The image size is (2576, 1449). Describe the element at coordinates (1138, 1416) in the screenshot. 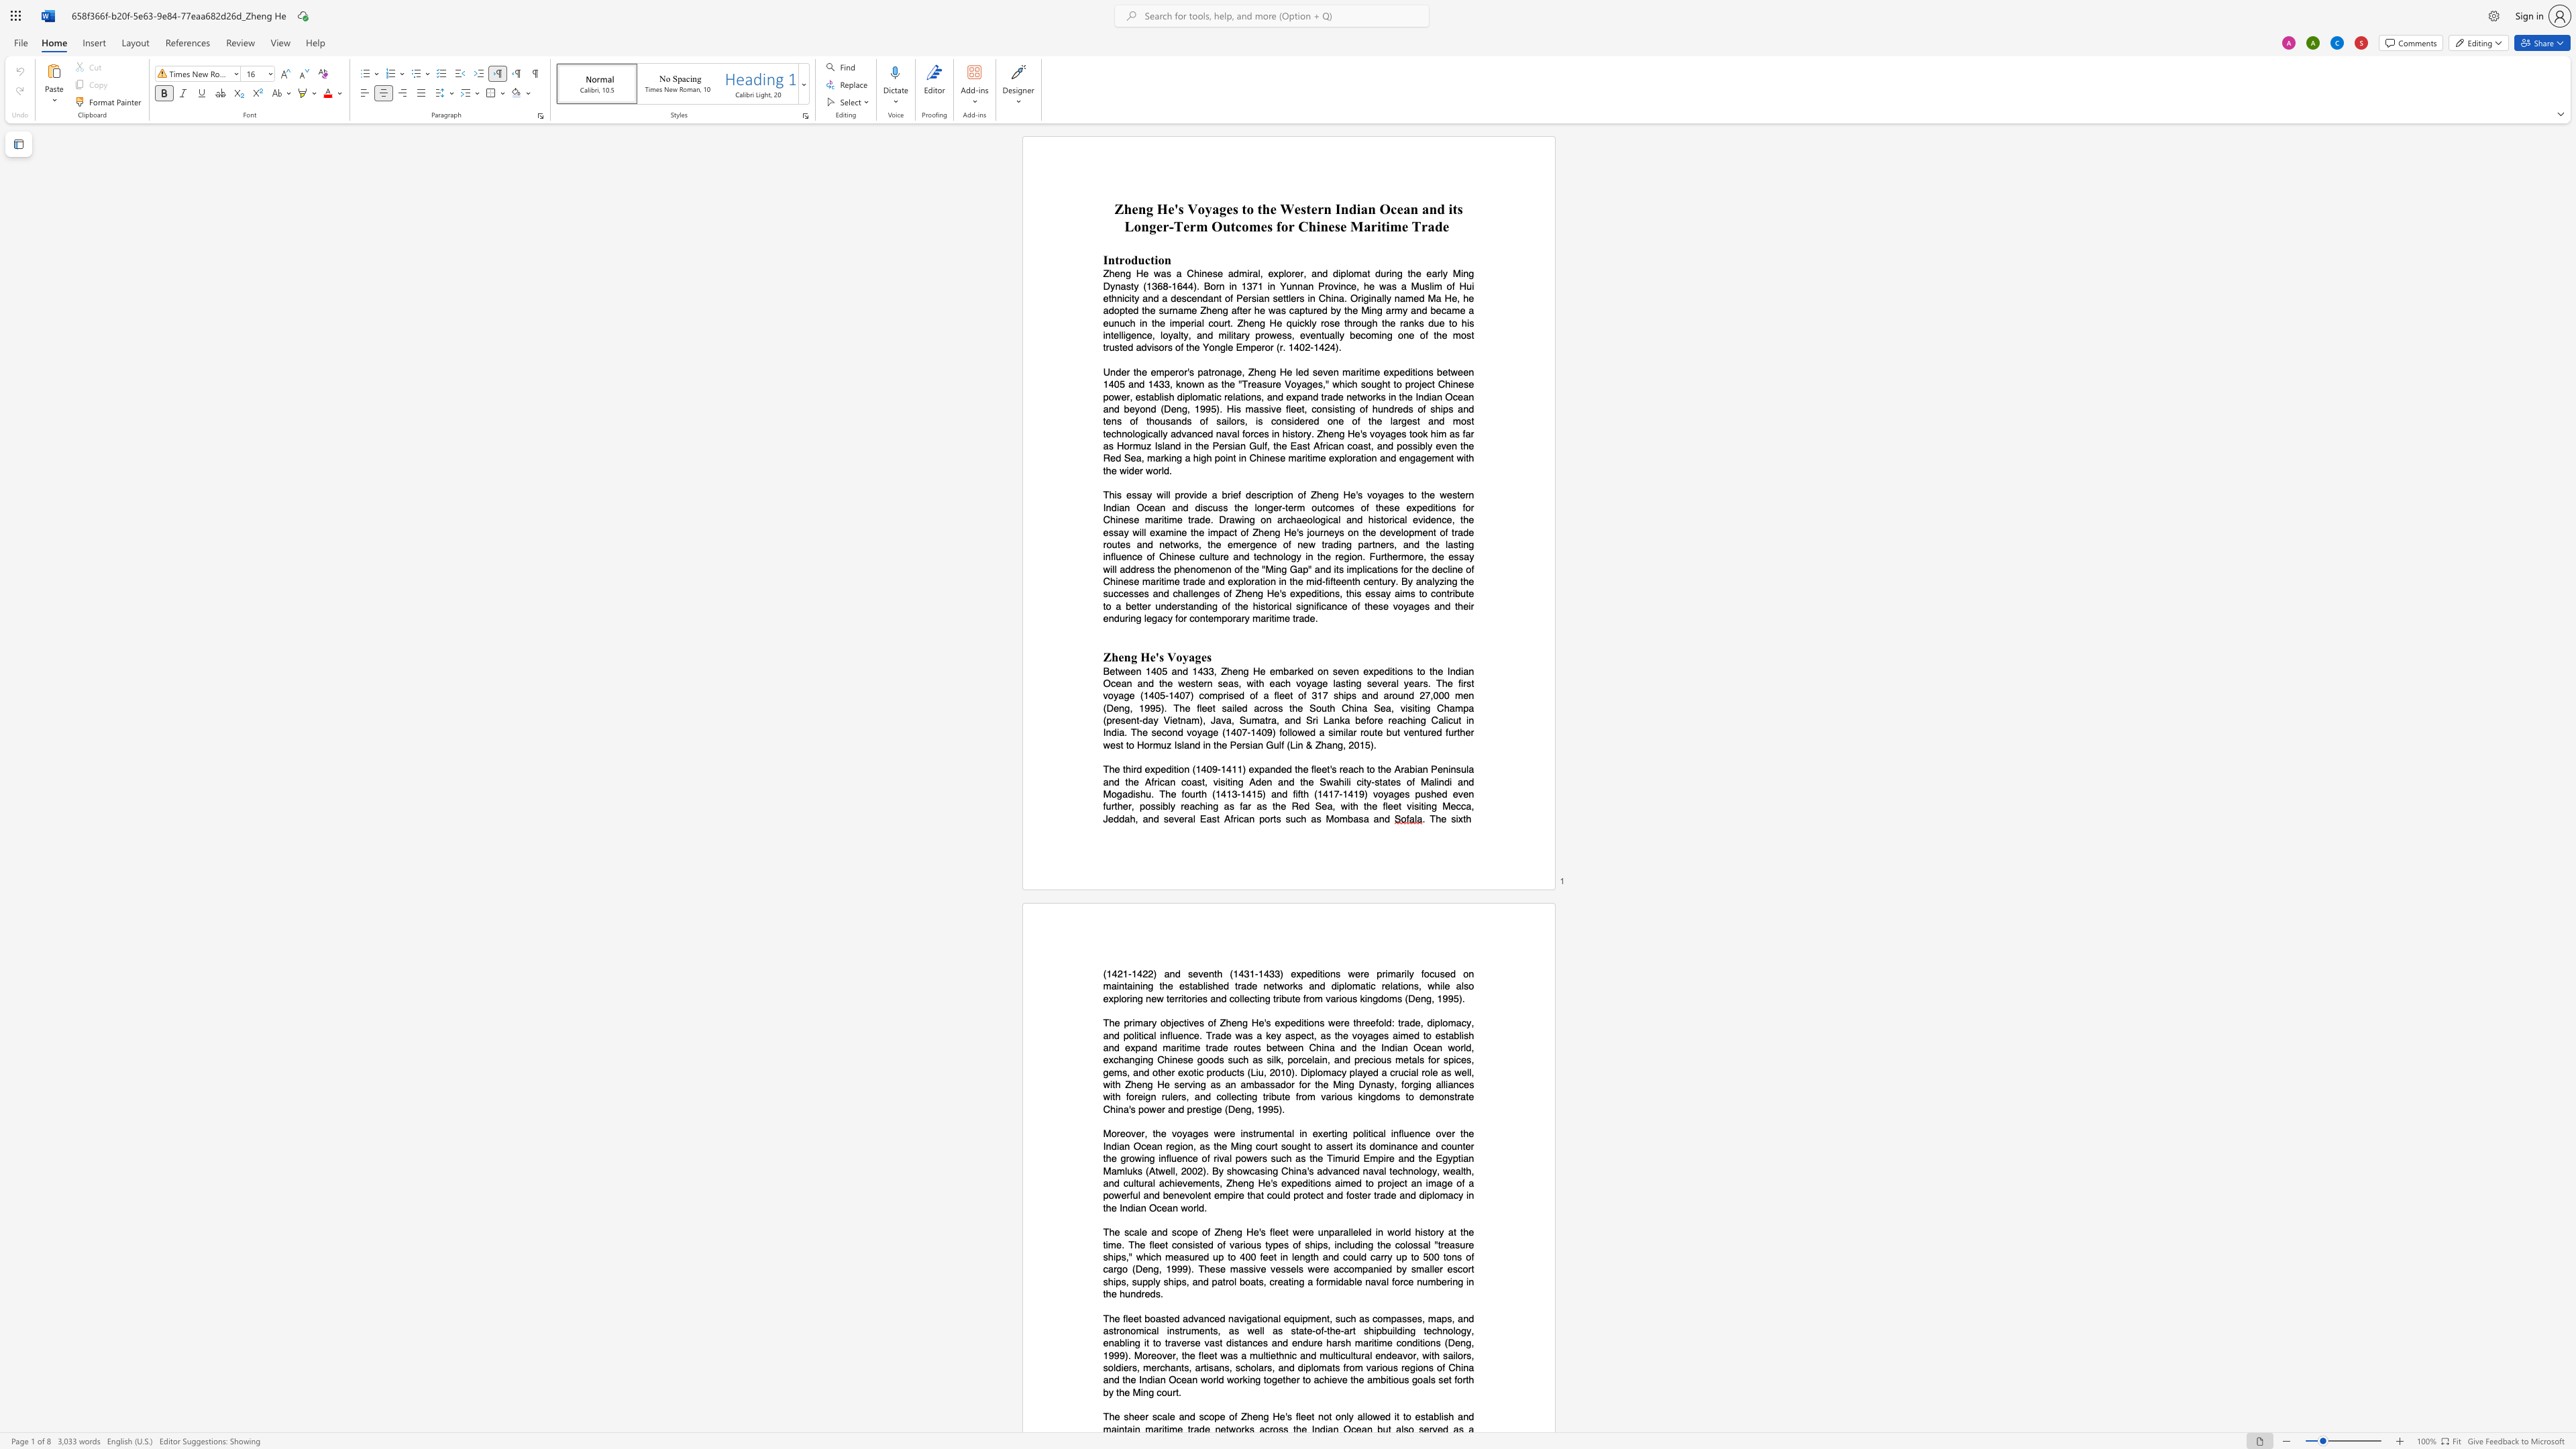

I see `the subset text "er scale a" within the text "The sheer scale and scope of Zheng He"` at that location.